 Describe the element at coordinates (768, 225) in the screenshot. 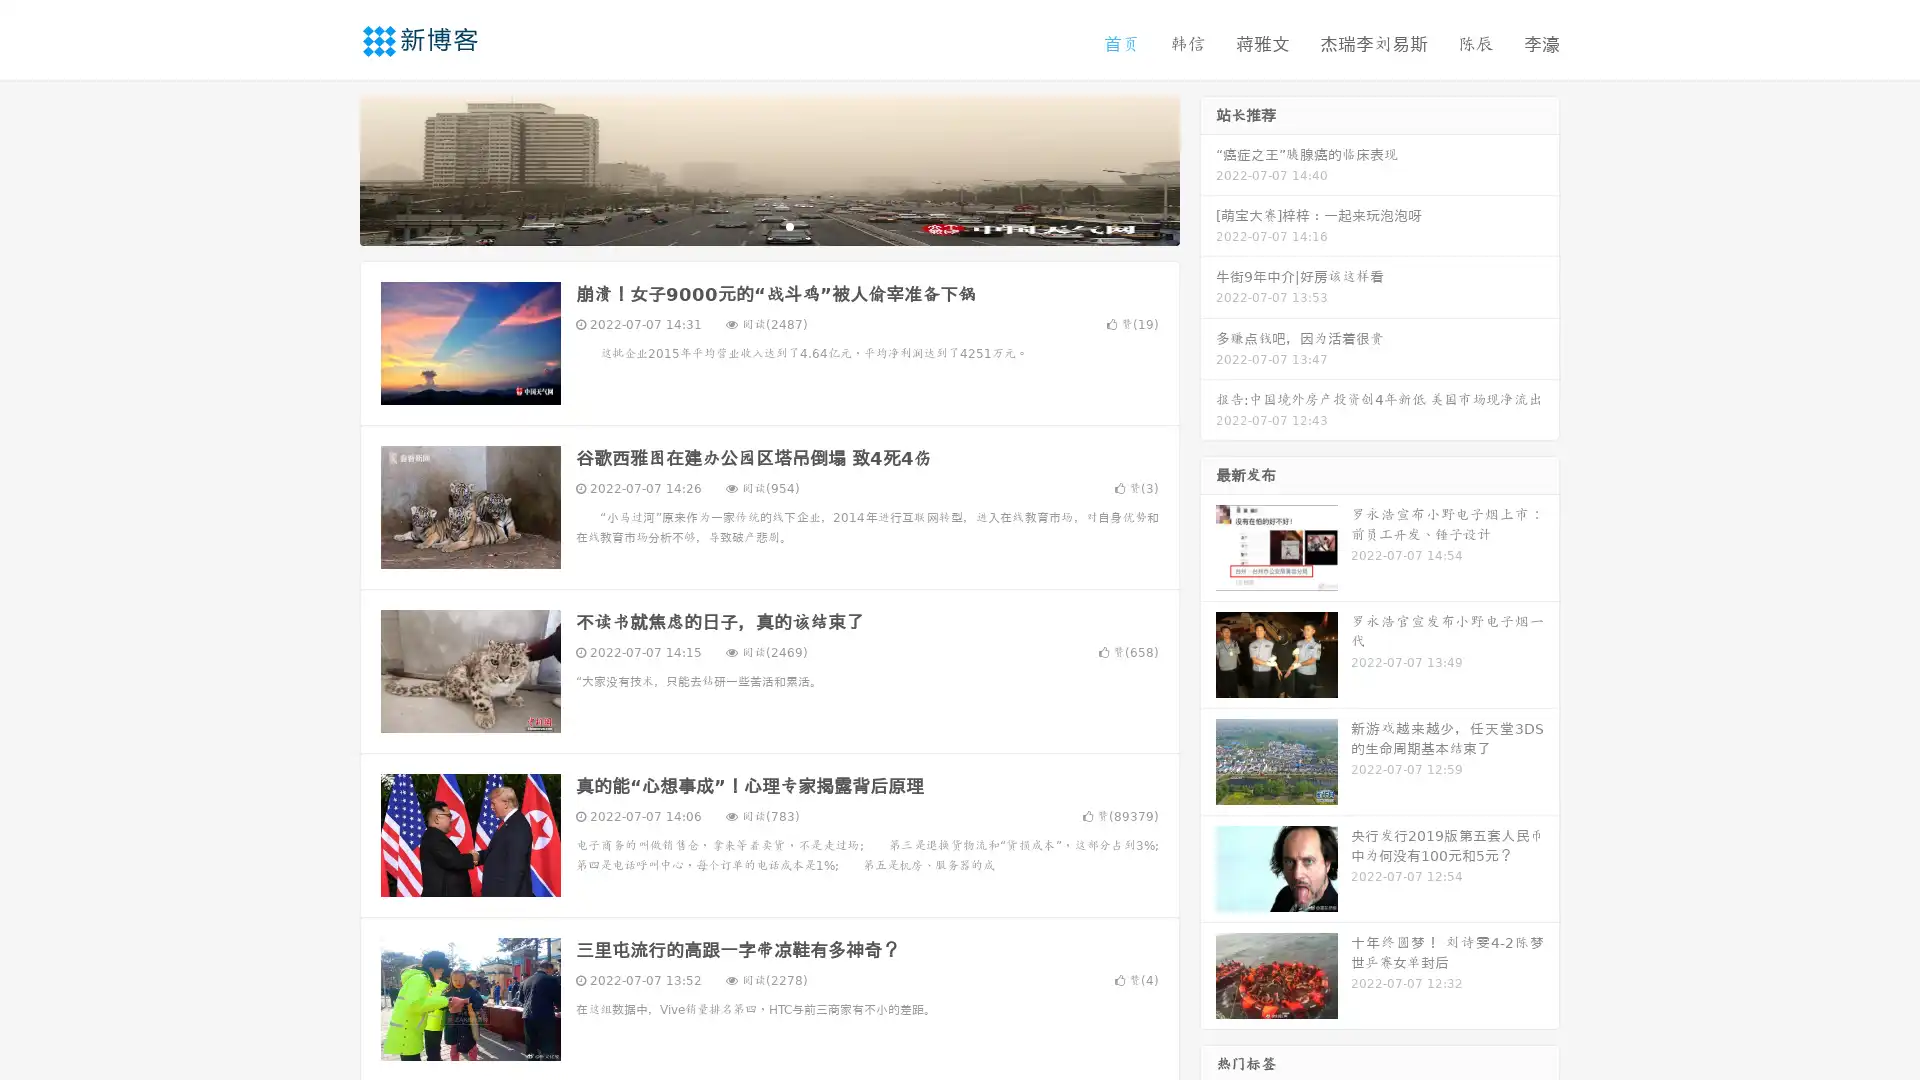

I see `Go to slide 2` at that location.